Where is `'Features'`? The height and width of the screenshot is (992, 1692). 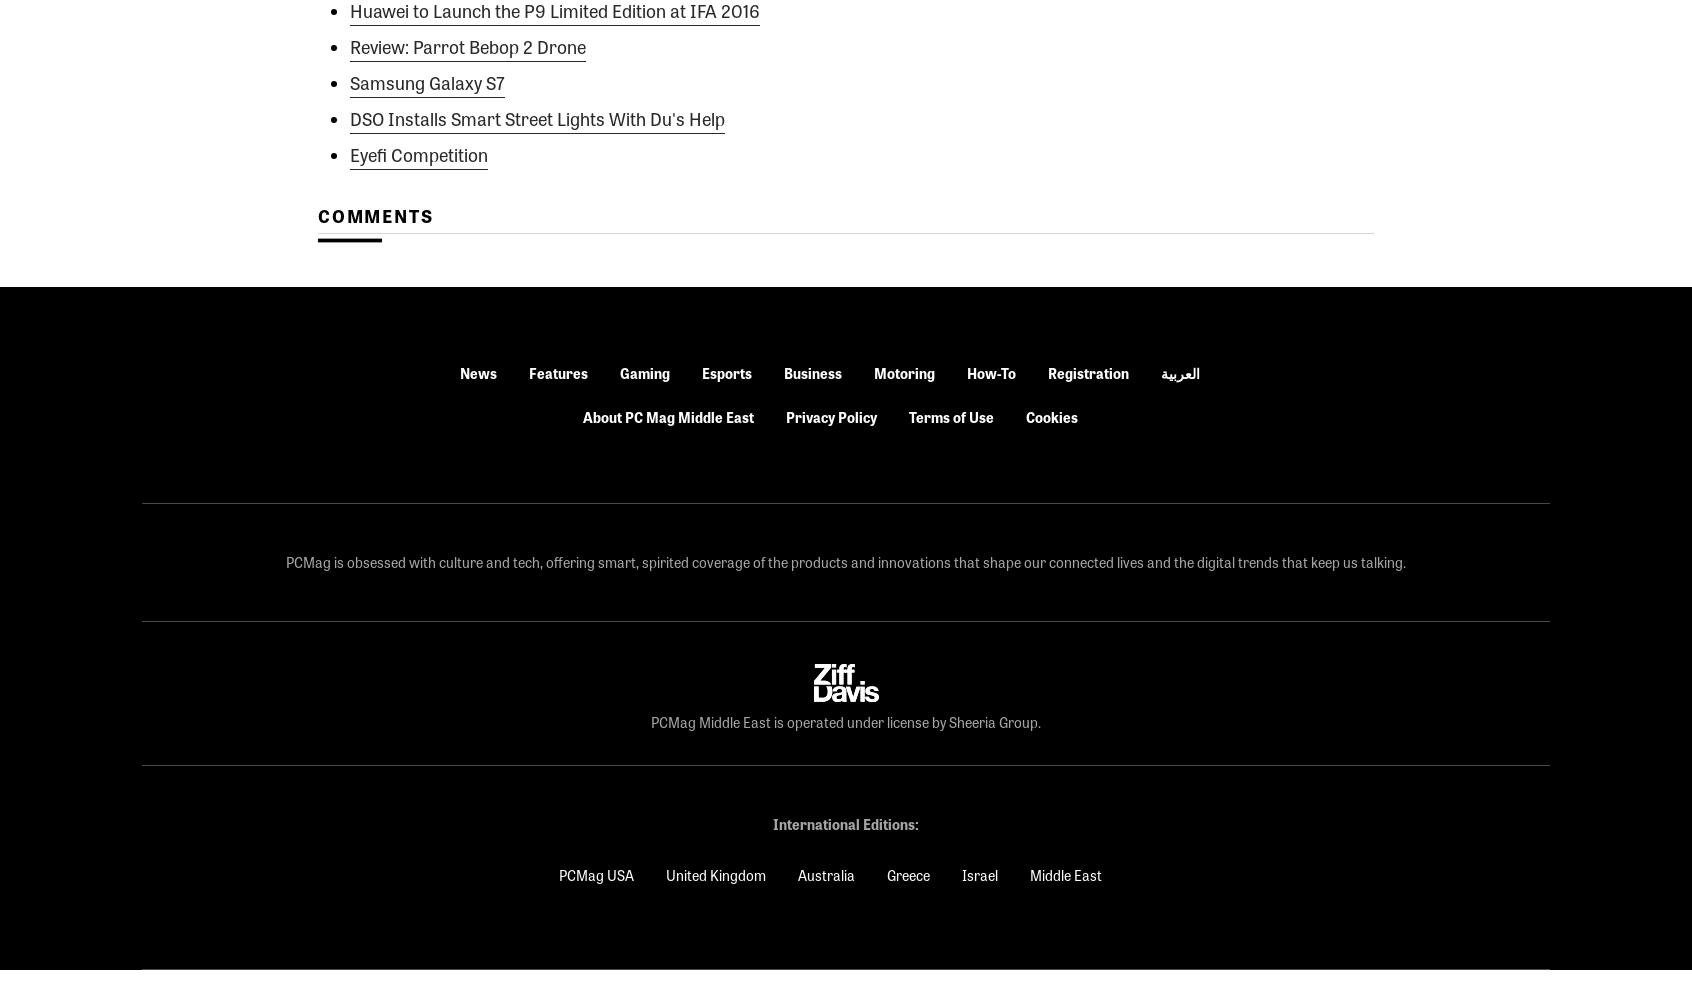 'Features' is located at coordinates (558, 371).